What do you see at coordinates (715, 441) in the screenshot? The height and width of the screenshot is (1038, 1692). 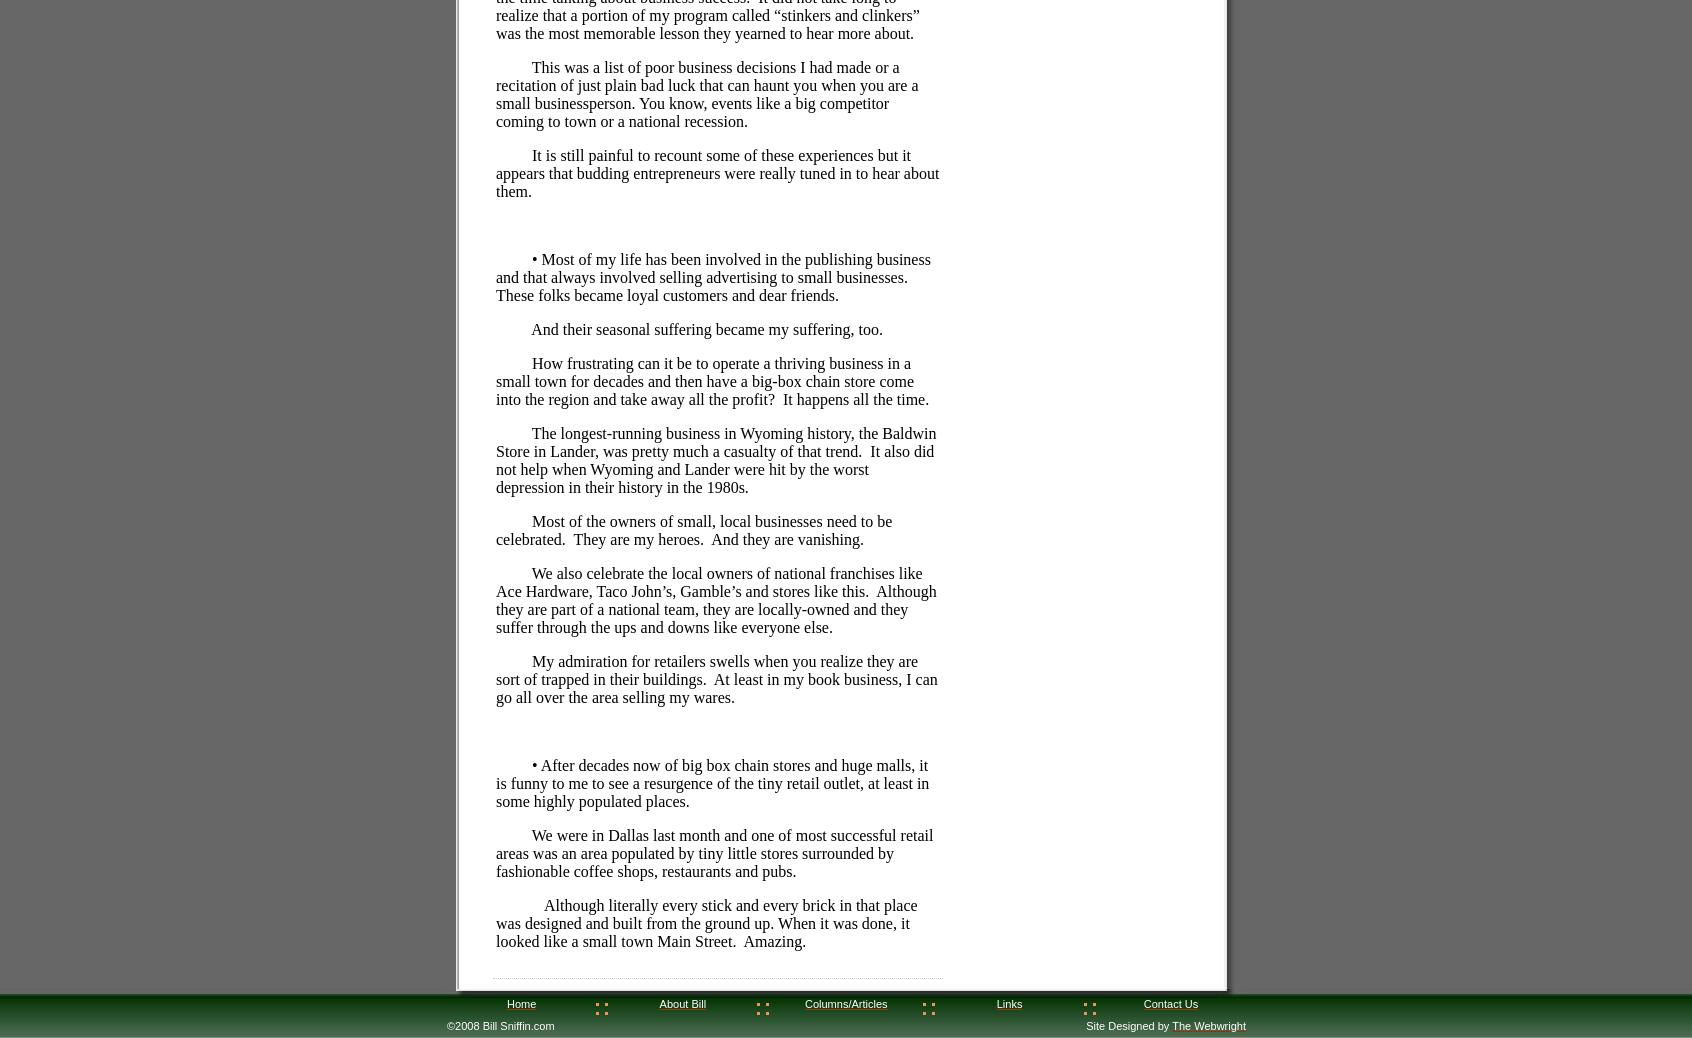 I see `'The
longest-running business in Wyoming history, the Baldwin Store in Lander, was
pretty much a casualty of that trend.'` at bounding box center [715, 441].